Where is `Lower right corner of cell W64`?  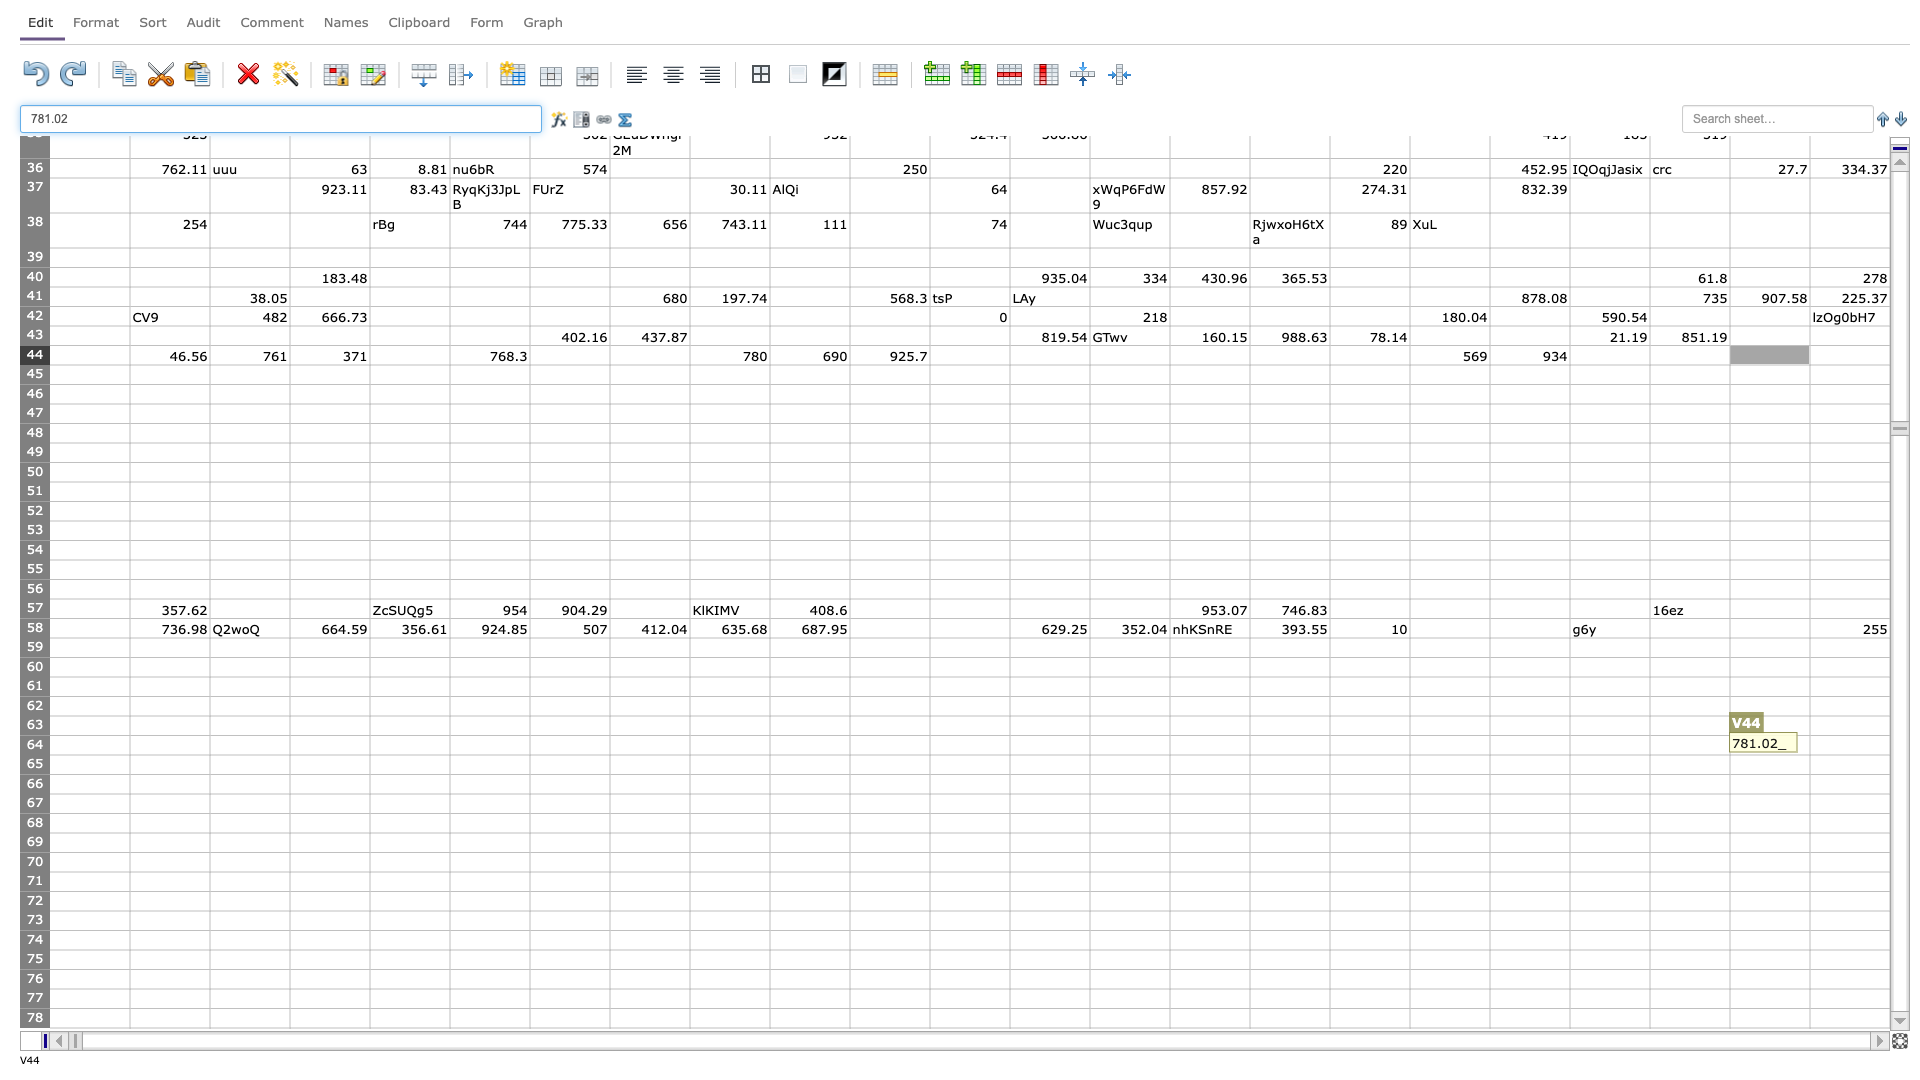 Lower right corner of cell W64 is located at coordinates (1889, 755).